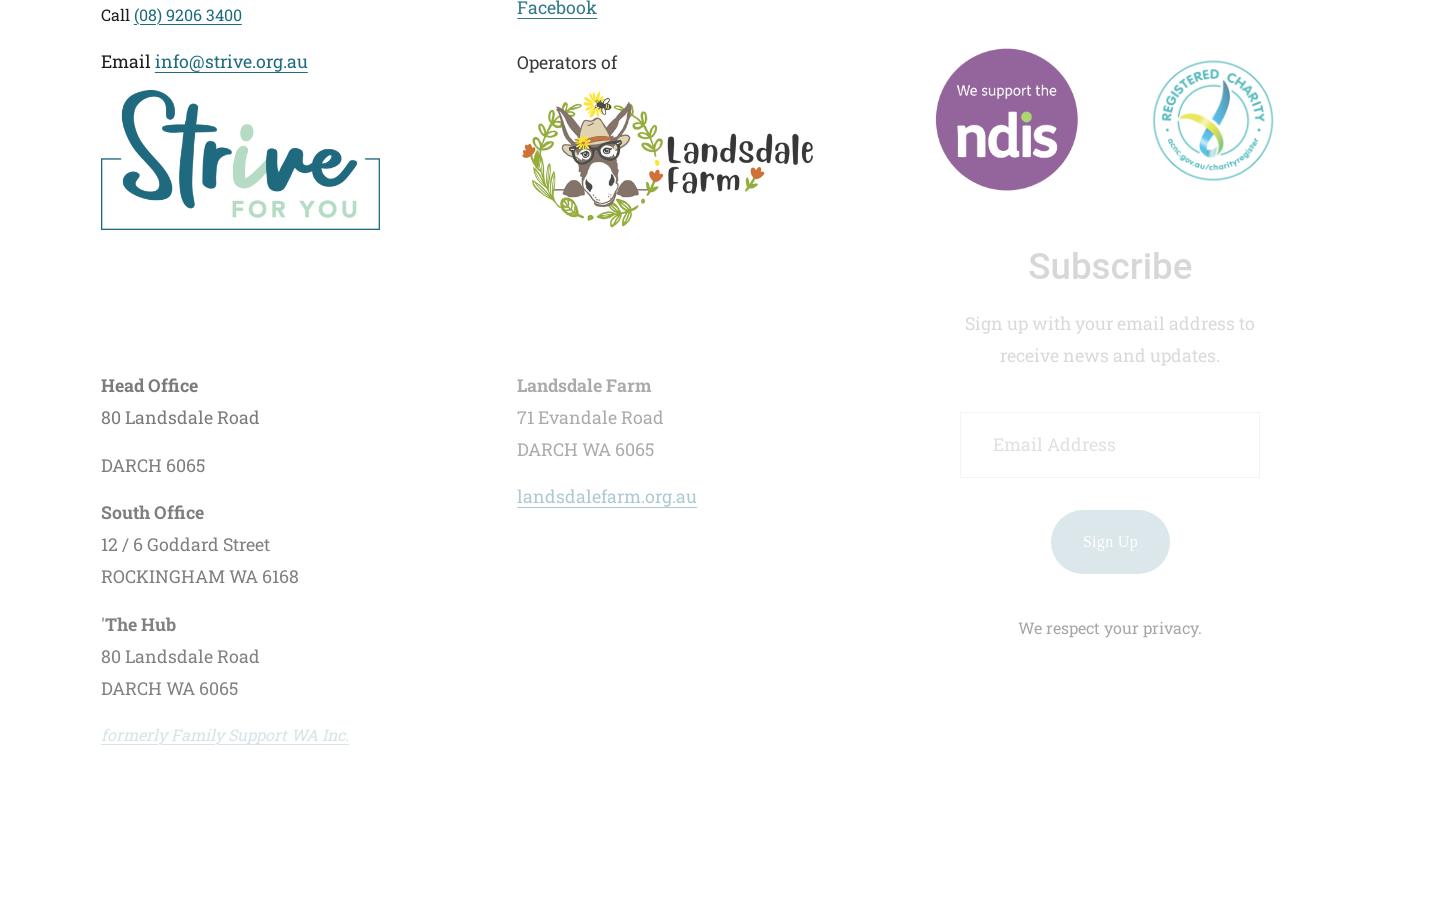  I want to click on 'South Office', so click(150, 510).